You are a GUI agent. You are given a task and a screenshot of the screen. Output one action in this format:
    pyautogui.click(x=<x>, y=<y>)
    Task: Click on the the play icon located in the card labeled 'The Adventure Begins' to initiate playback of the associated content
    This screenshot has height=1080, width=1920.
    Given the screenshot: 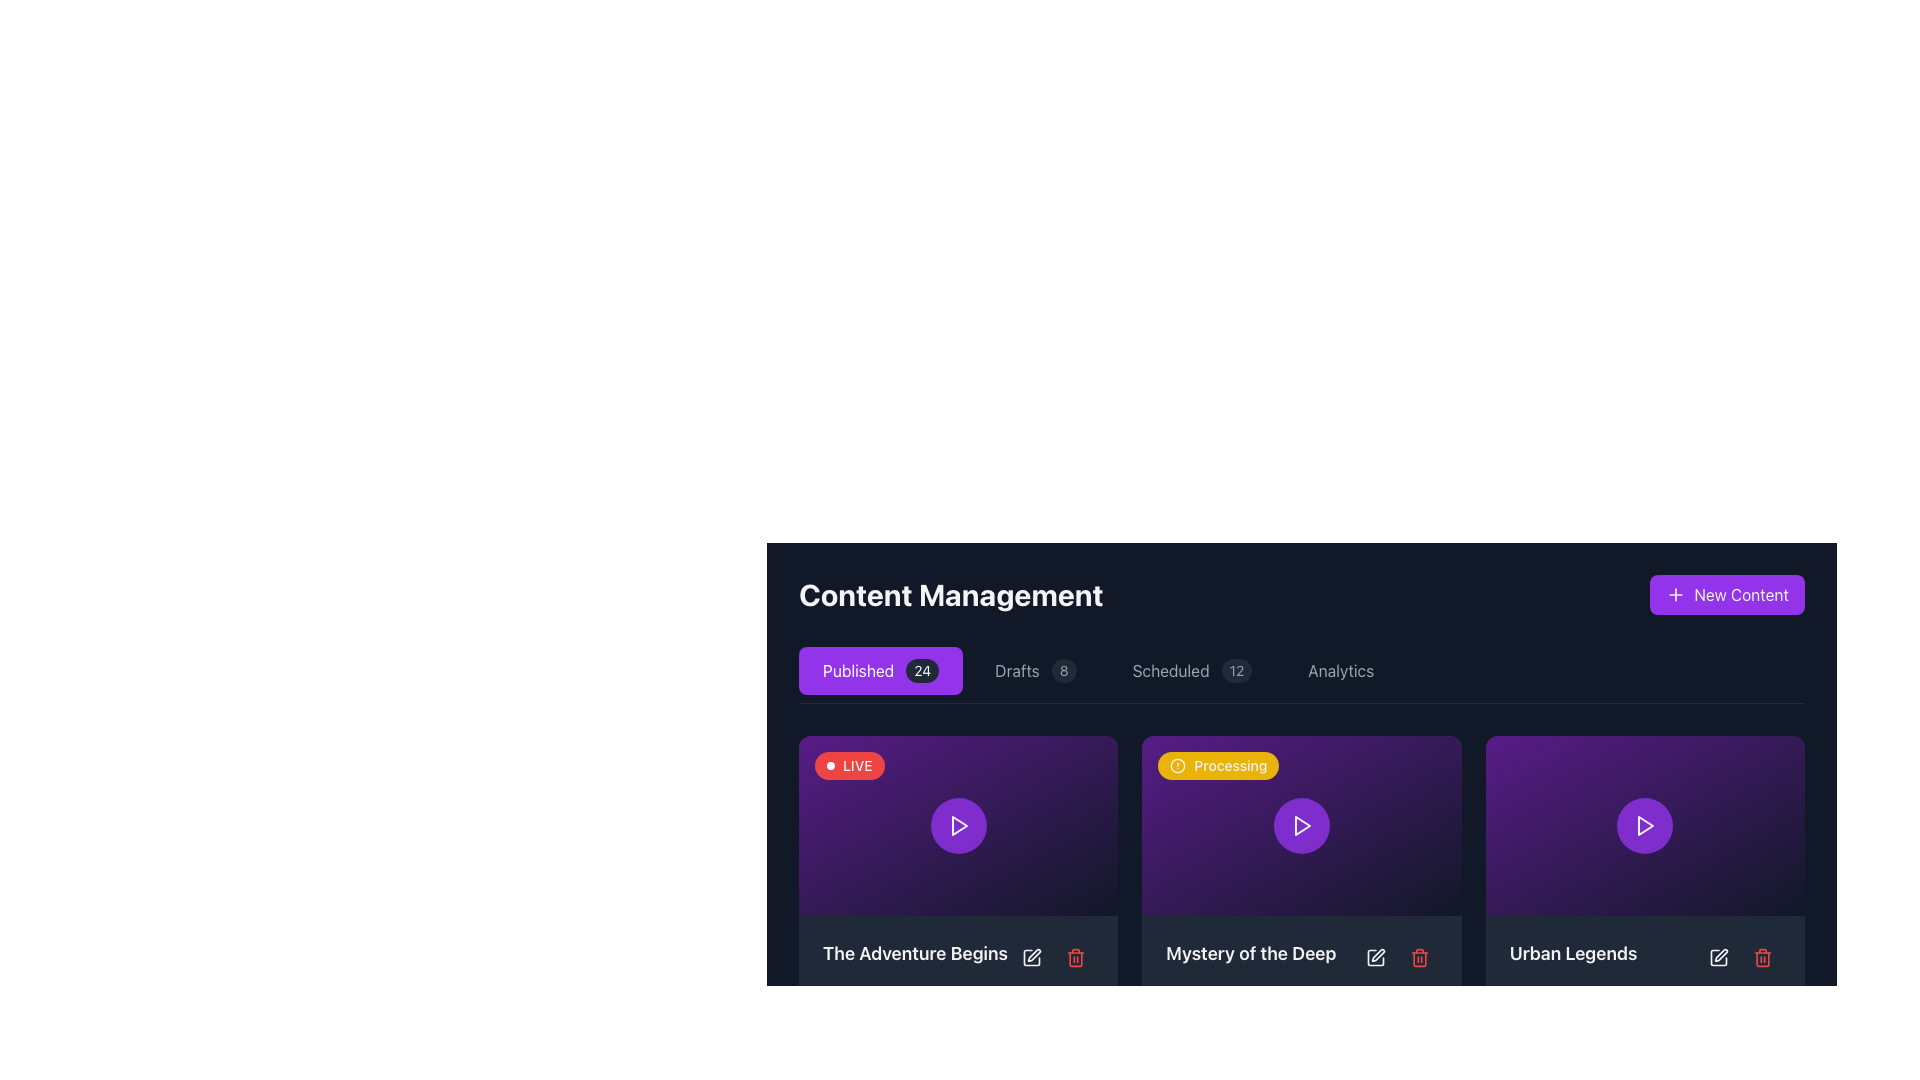 What is the action you would take?
    pyautogui.click(x=958, y=825)
    